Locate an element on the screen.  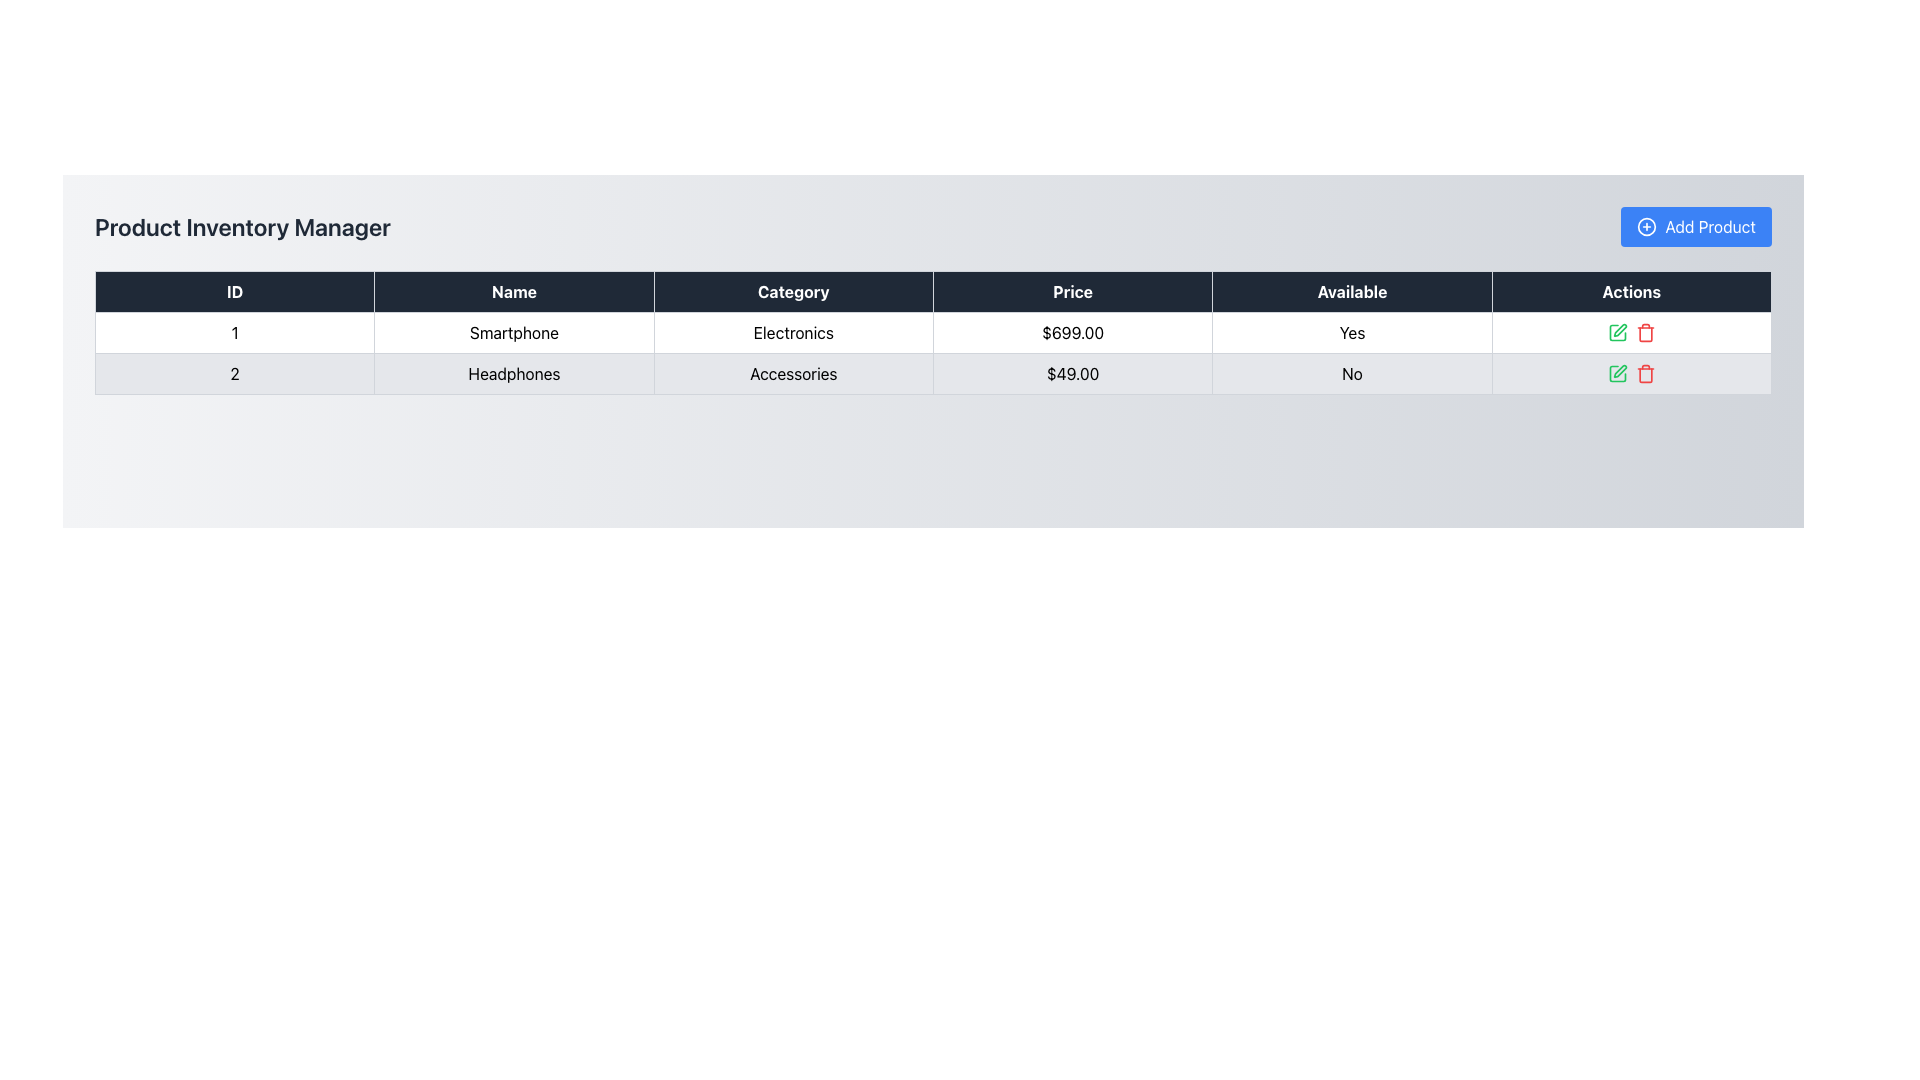
the trash can icon button in the 'Actions' column of the second row is located at coordinates (1645, 331).